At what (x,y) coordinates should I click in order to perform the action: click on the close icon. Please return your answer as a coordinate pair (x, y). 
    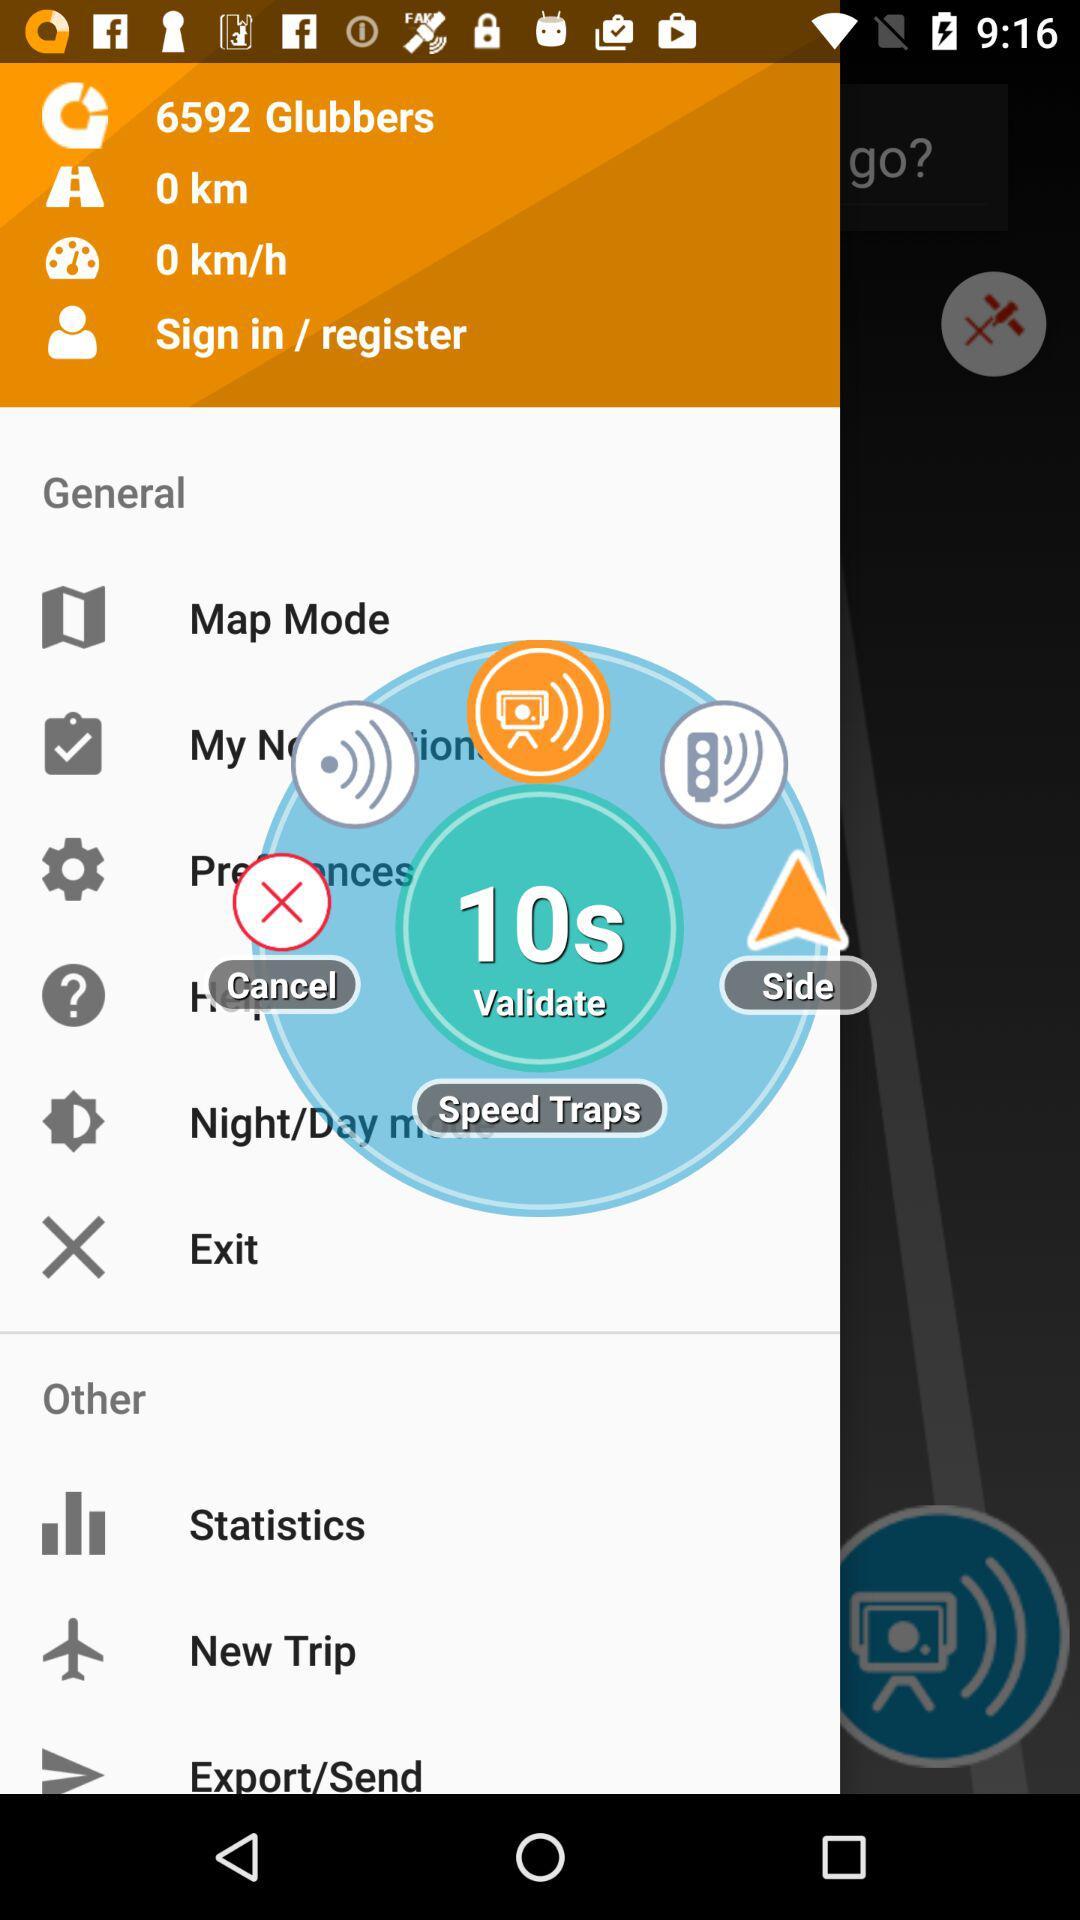
    Looking at the image, I should click on (993, 346).